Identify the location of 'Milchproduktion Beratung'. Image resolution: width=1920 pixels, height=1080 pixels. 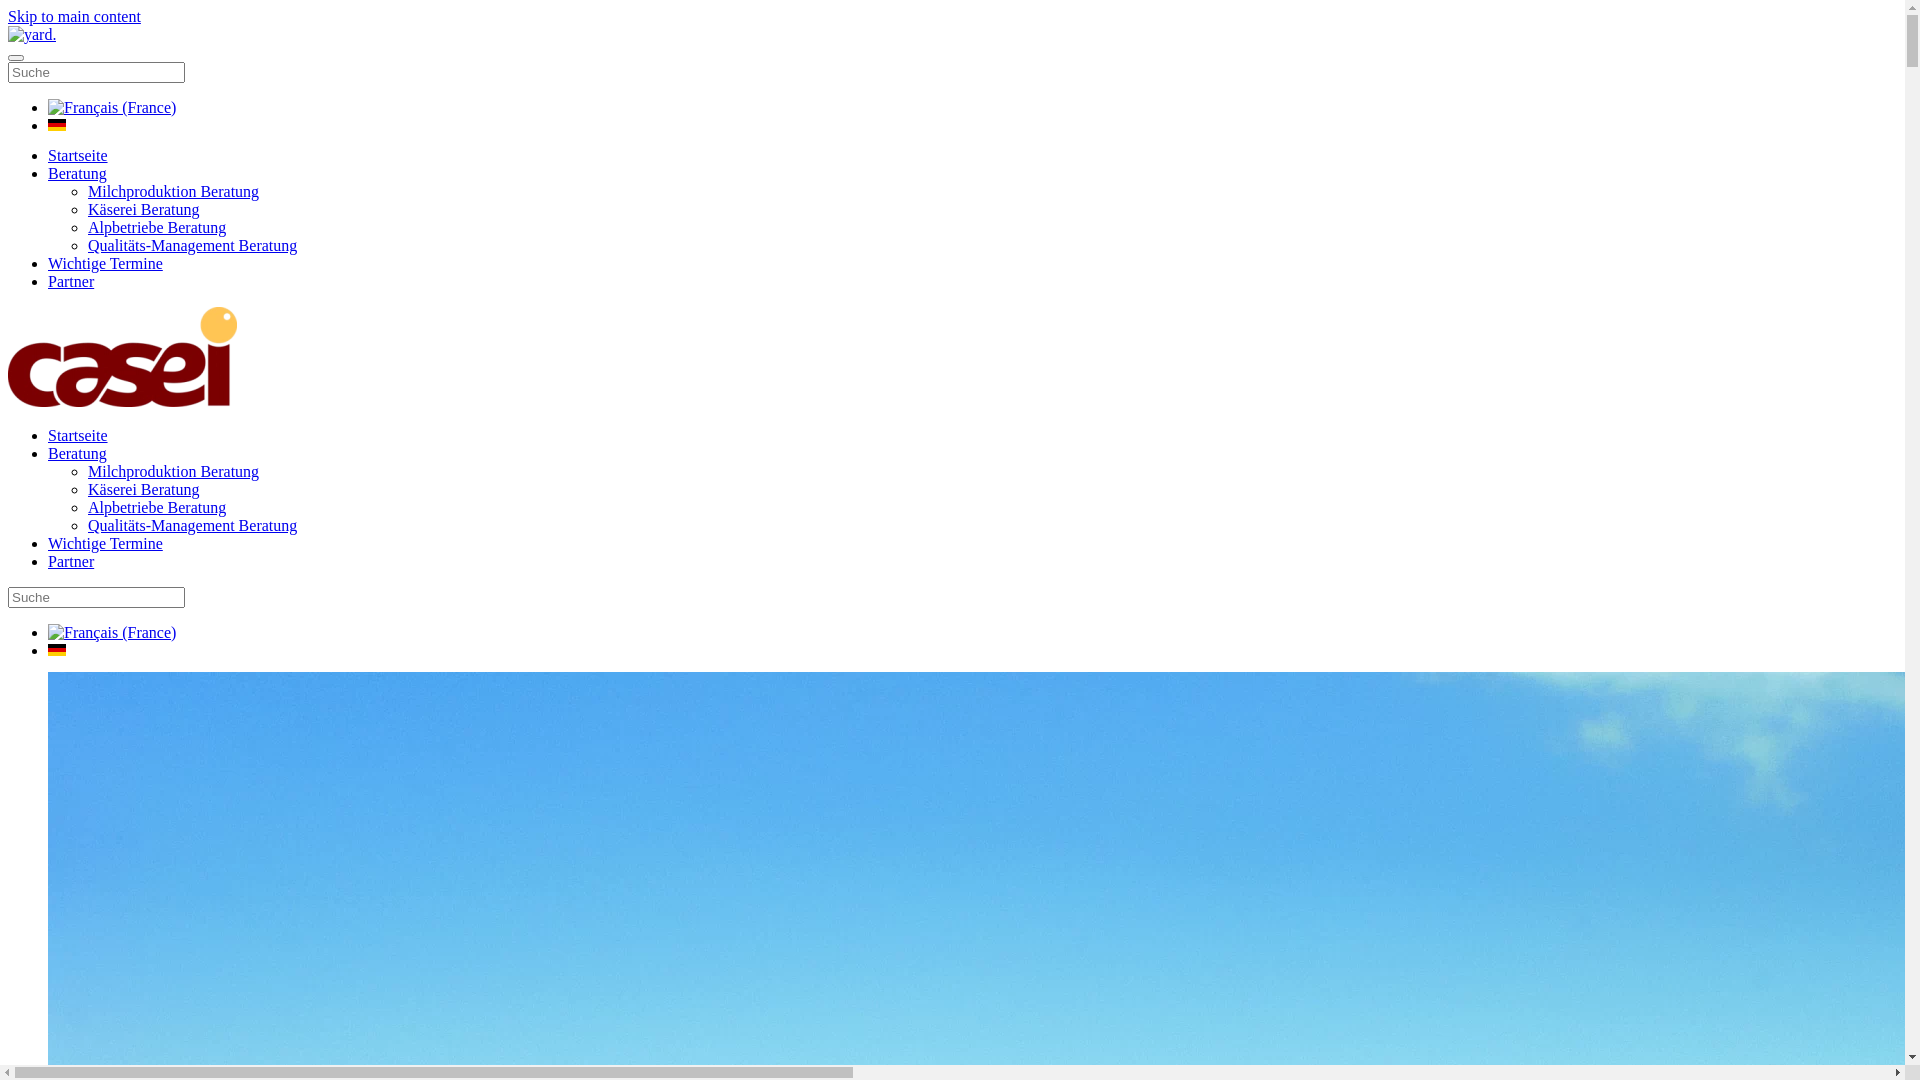
(173, 471).